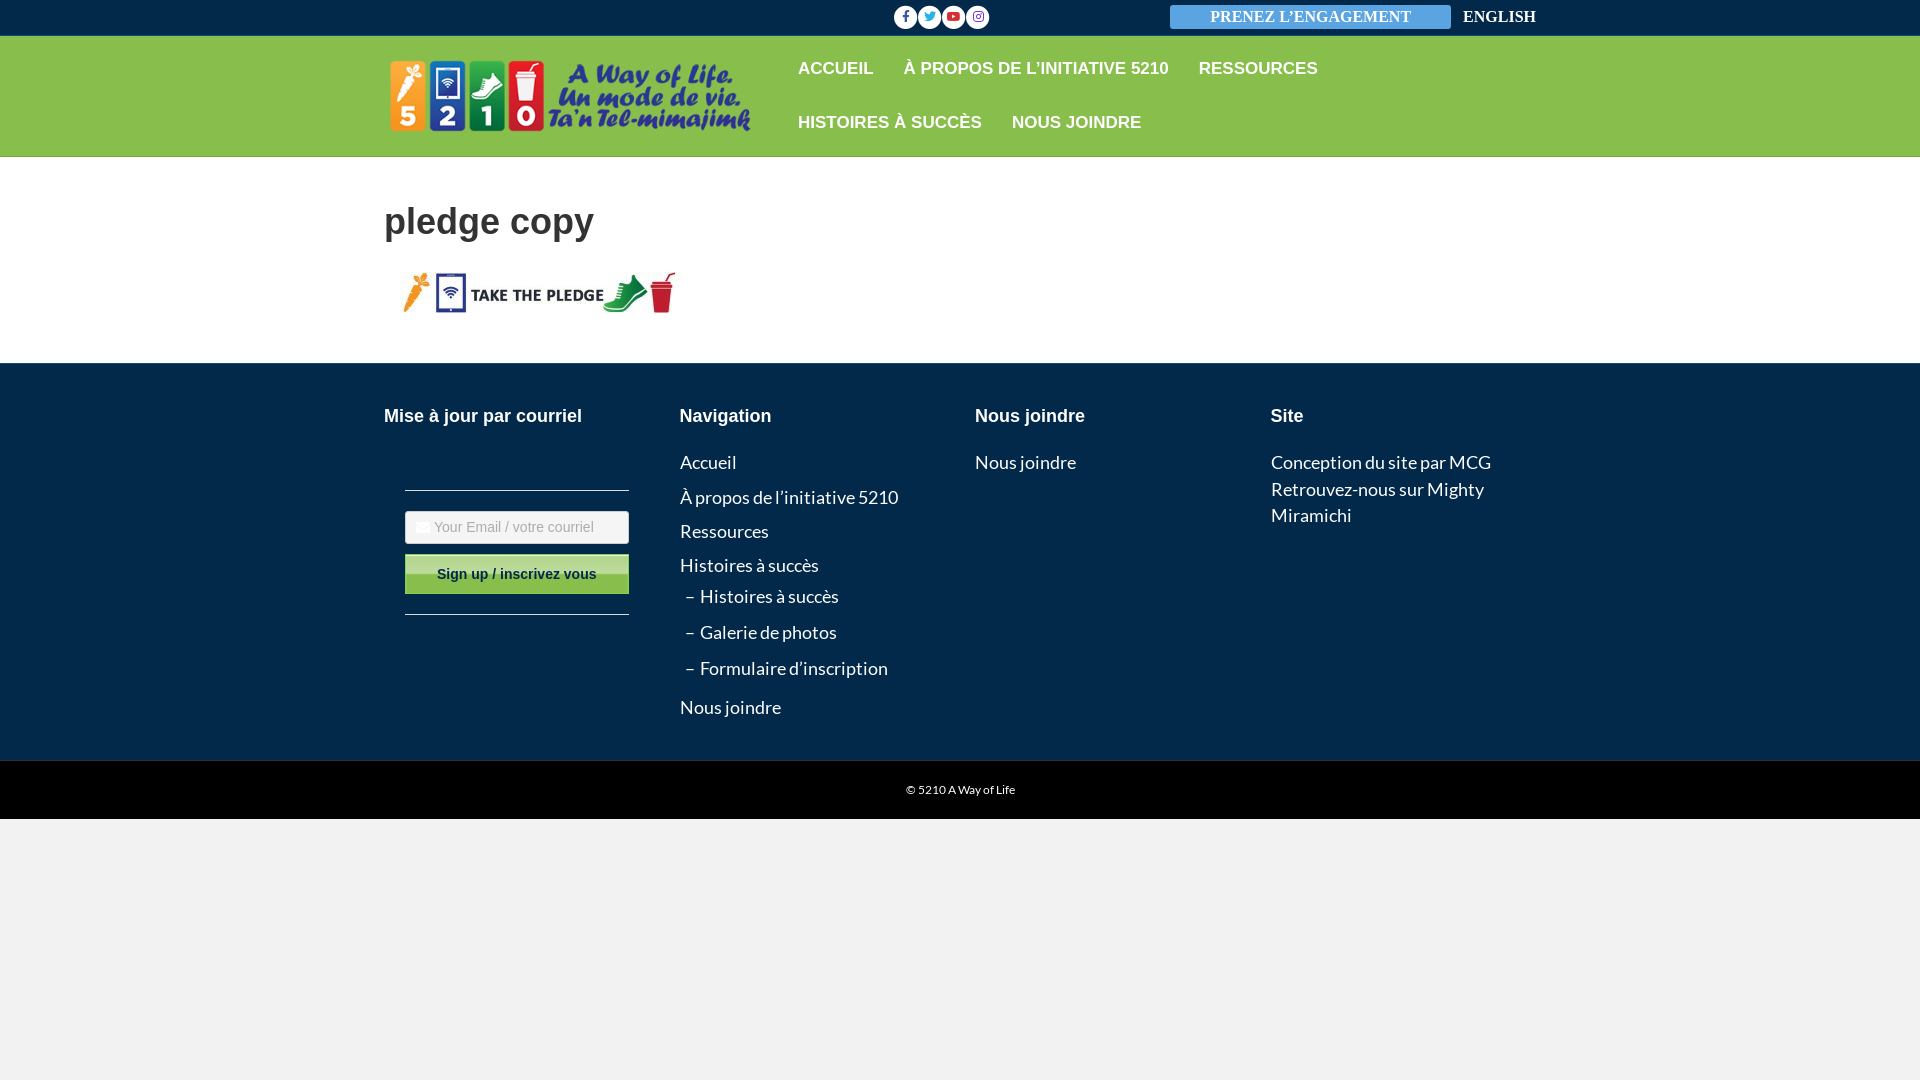 The width and height of the screenshot is (1920, 1080). What do you see at coordinates (767, 632) in the screenshot?
I see `'Galerie de photos'` at bounding box center [767, 632].